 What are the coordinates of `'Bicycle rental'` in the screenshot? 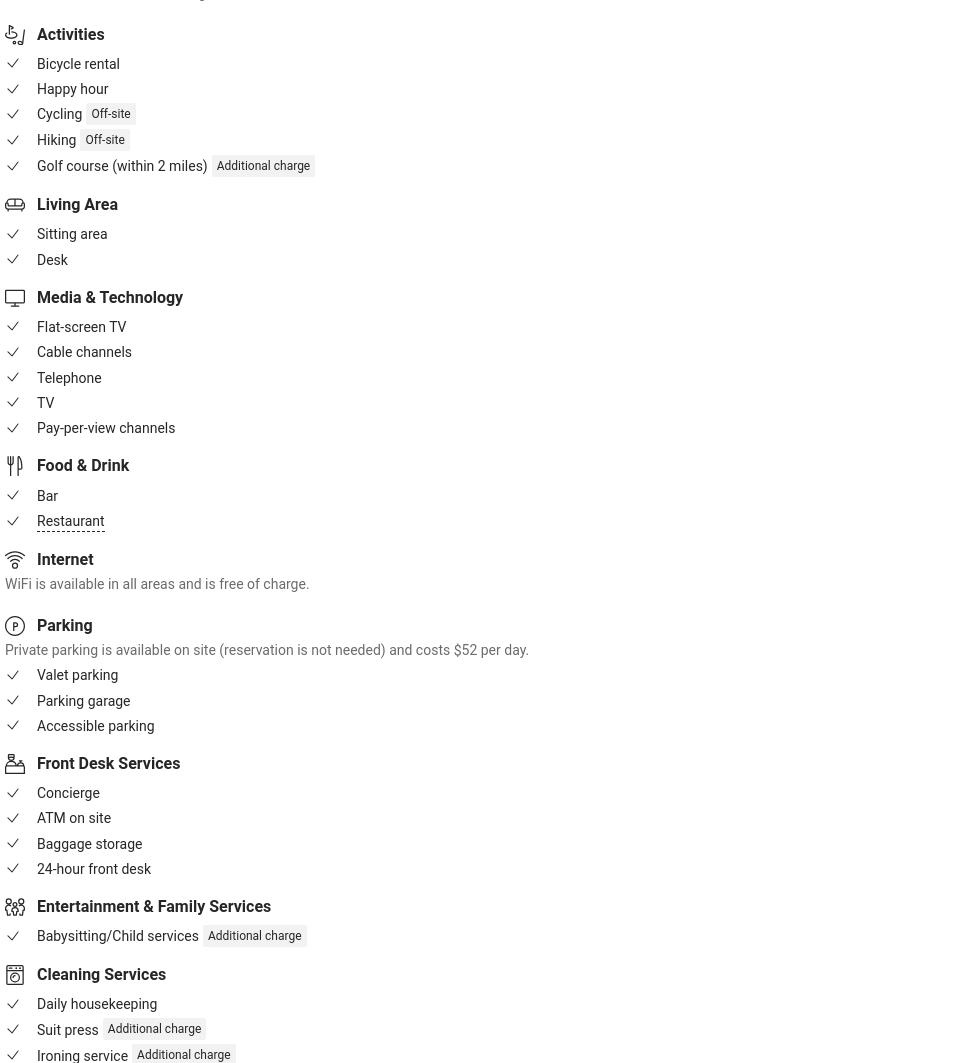 It's located at (78, 63).